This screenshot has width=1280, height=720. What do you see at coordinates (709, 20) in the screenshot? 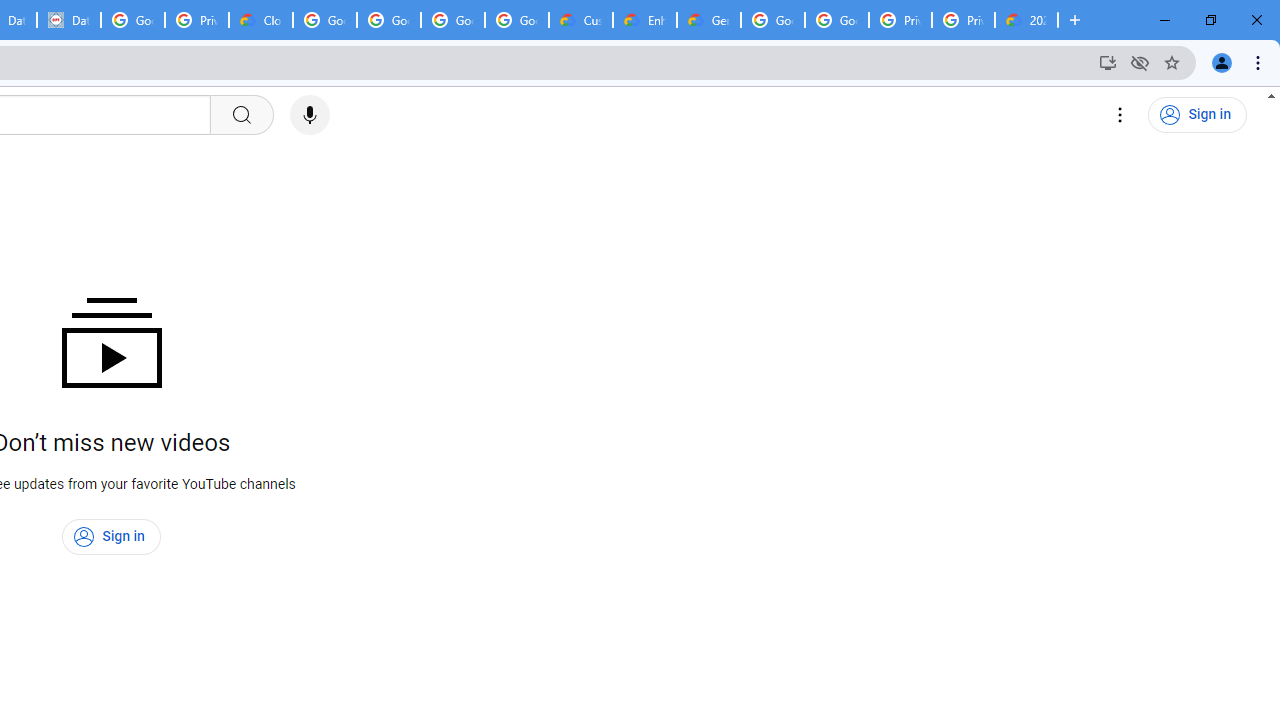
I see `'Gemini for Business and Developers | Google Cloud'` at bounding box center [709, 20].